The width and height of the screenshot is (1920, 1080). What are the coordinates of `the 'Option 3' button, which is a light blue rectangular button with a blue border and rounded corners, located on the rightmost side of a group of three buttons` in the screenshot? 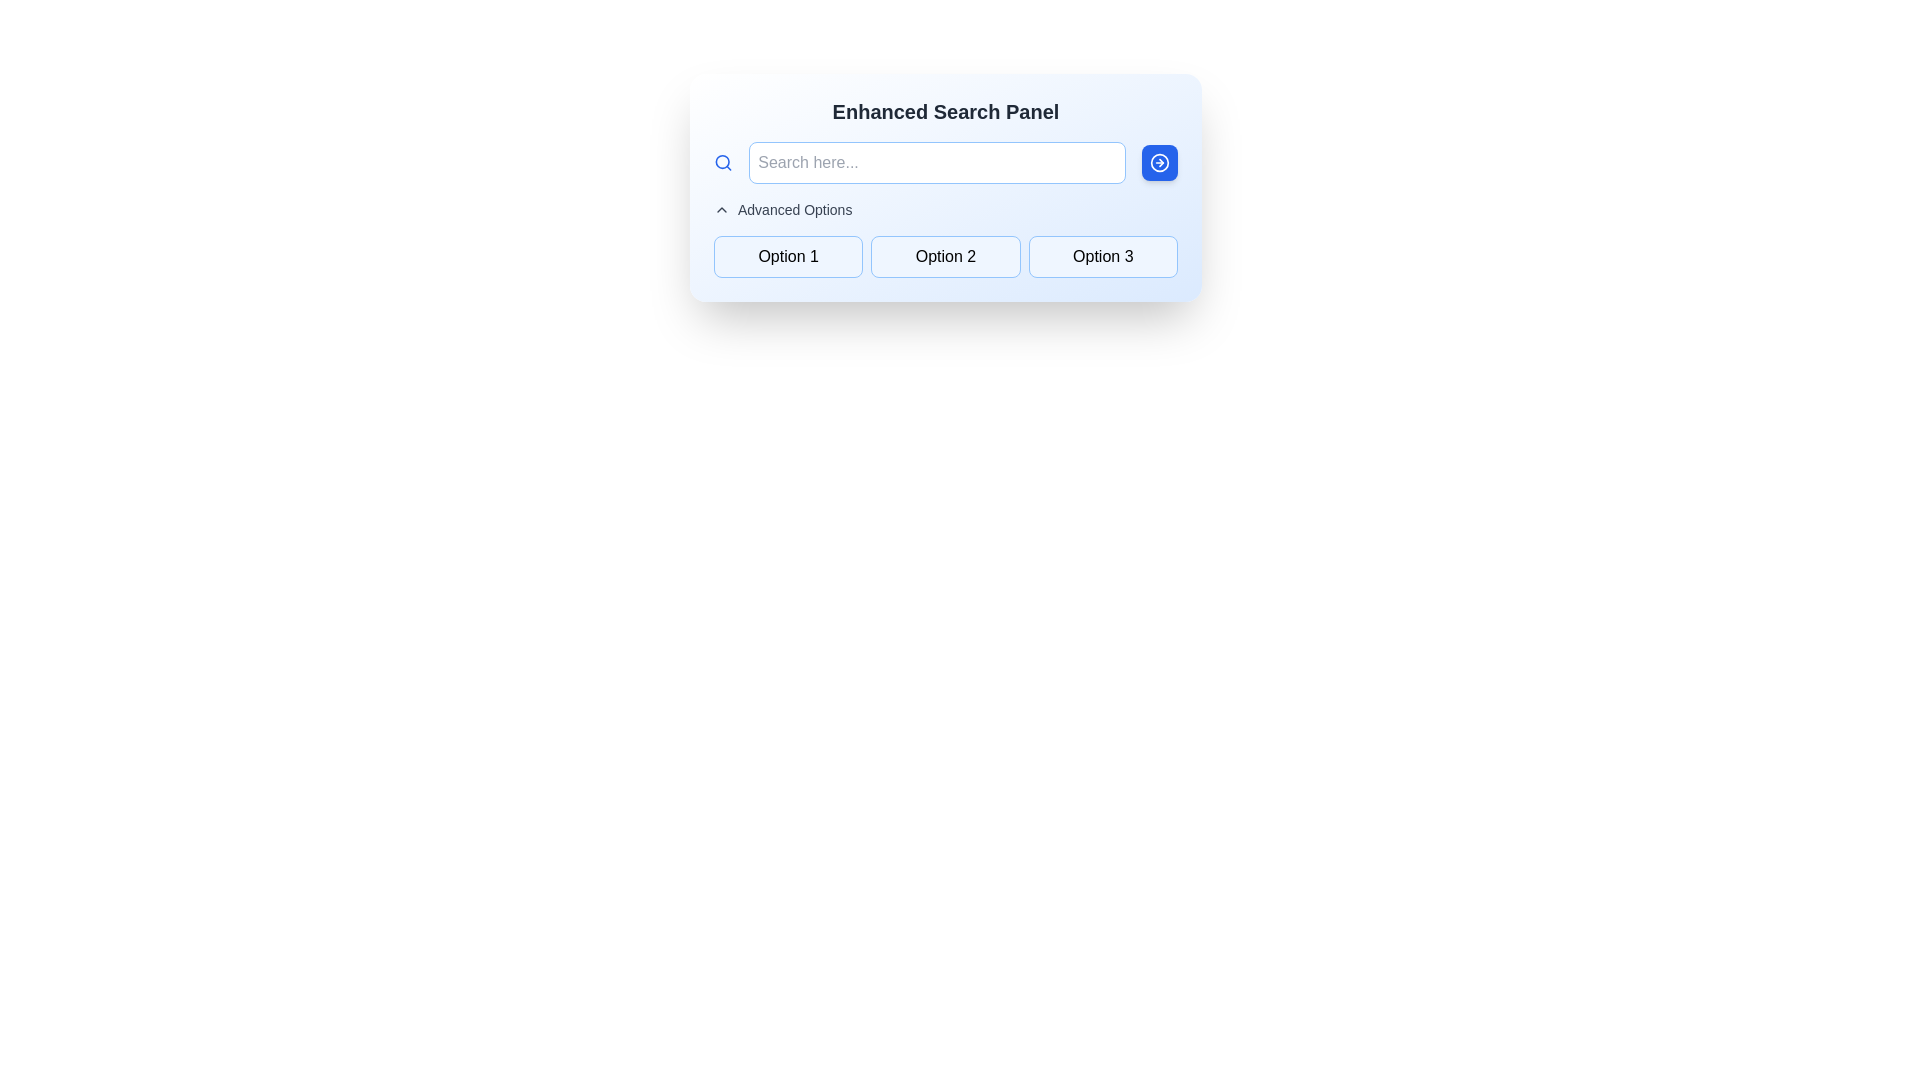 It's located at (1102, 256).